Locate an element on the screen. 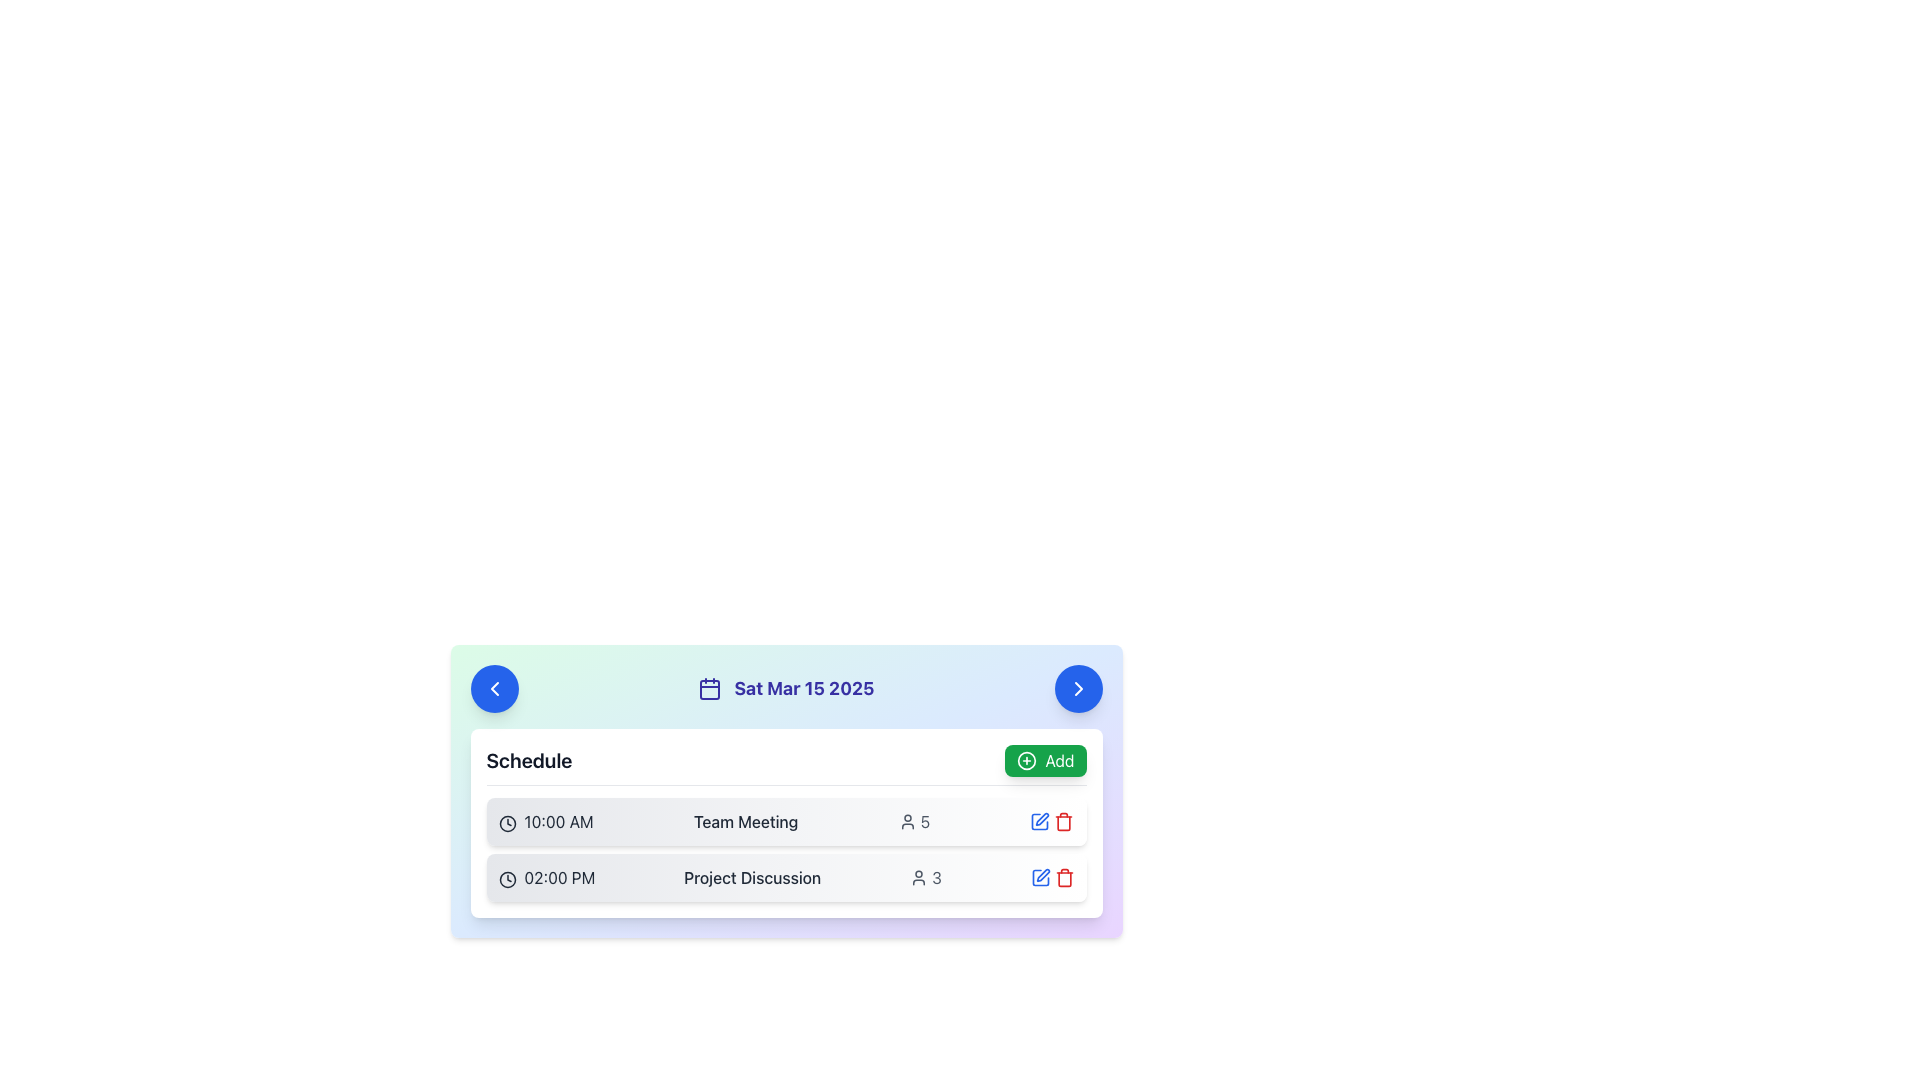 The height and width of the screenshot is (1080, 1920). attention on the green circular 'Add' button by clicking on its center is located at coordinates (1027, 760).